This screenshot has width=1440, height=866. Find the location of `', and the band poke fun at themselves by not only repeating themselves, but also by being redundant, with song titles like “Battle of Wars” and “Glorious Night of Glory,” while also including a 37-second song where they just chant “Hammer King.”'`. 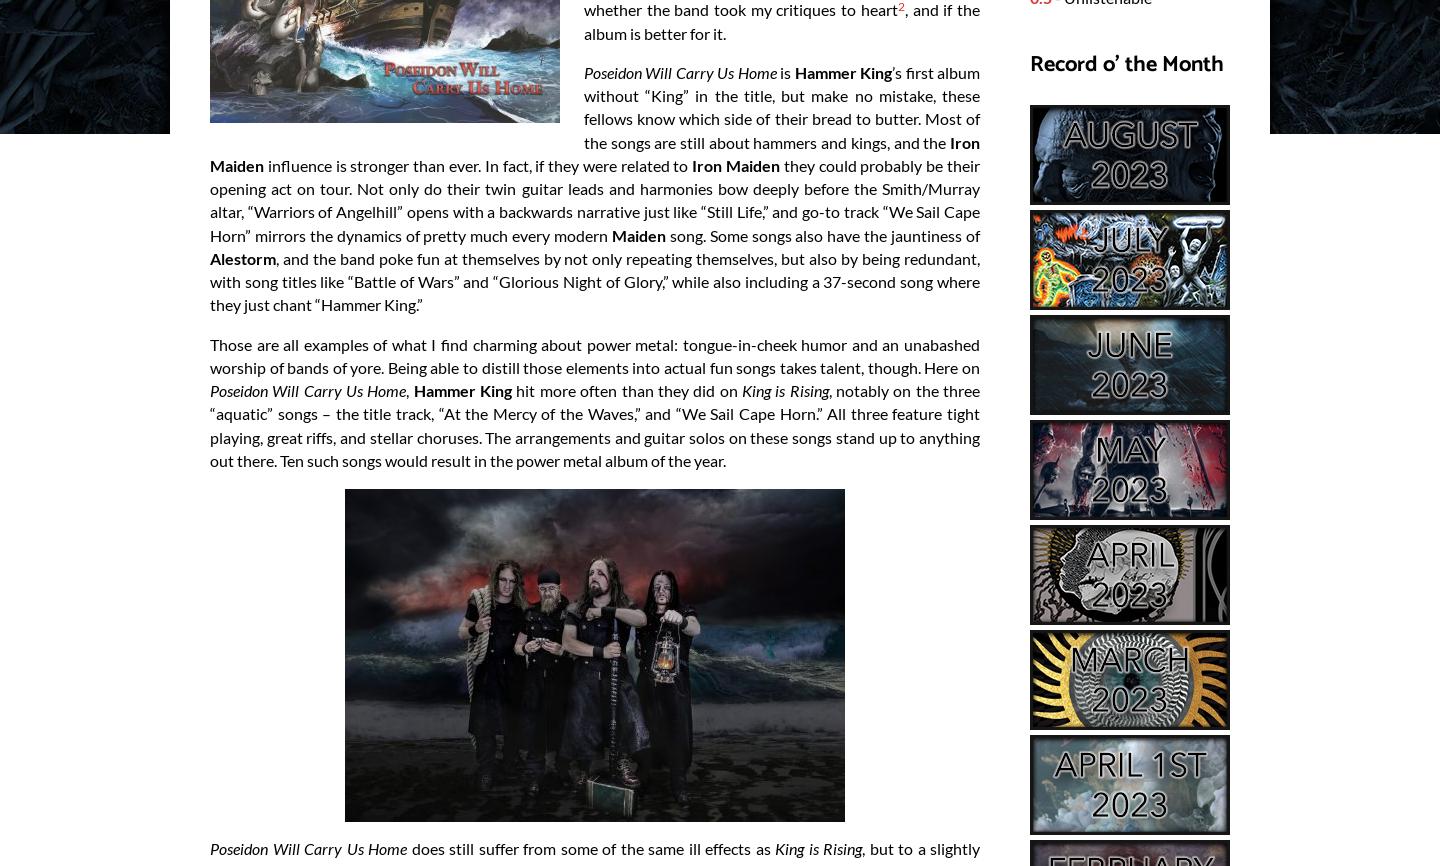

', and the band poke fun at themselves by not only repeating themselves, but also by being redundant, with song titles like “Battle of Wars” and “Glorious Night of Glory,” while also including a 37-second song where they just chant “Hammer King.”' is located at coordinates (595, 280).